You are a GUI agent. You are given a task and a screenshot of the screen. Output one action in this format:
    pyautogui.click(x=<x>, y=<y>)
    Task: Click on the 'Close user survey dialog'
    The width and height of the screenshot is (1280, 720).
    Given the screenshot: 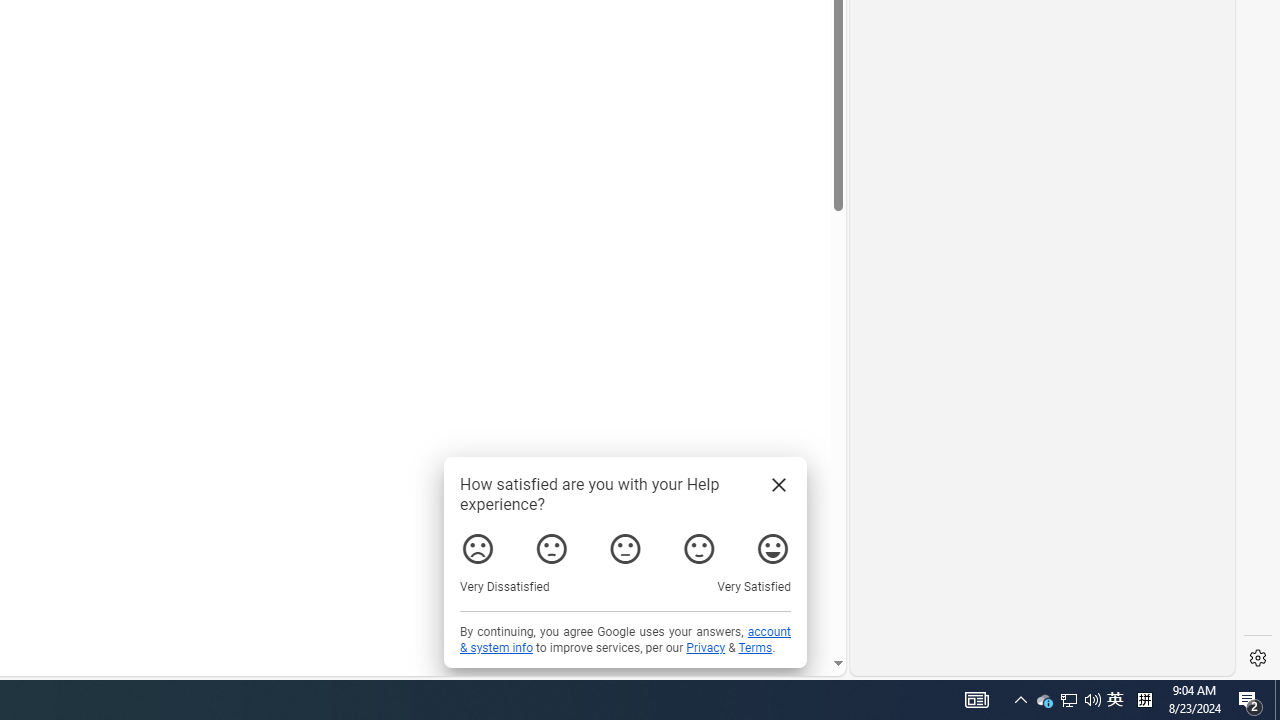 What is the action you would take?
    pyautogui.click(x=777, y=484)
    